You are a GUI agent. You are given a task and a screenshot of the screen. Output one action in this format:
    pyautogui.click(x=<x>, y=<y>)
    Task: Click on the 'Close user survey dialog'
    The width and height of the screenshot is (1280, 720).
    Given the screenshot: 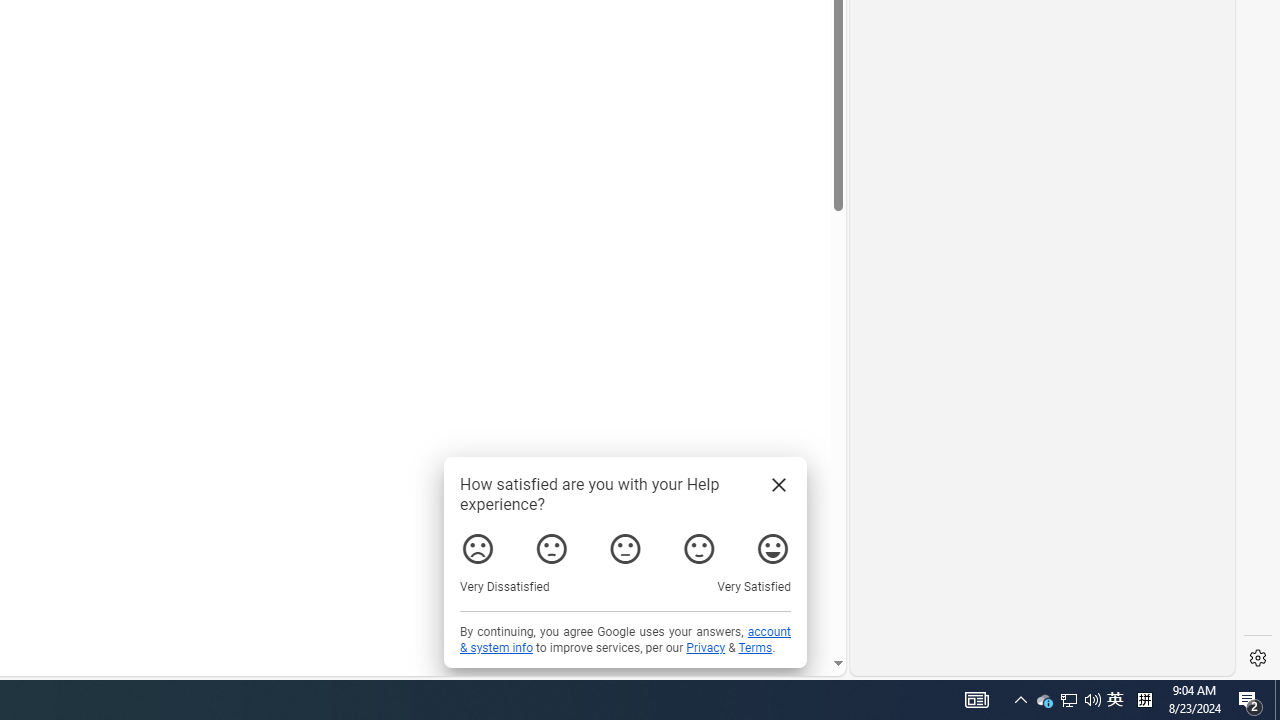 What is the action you would take?
    pyautogui.click(x=777, y=484)
    